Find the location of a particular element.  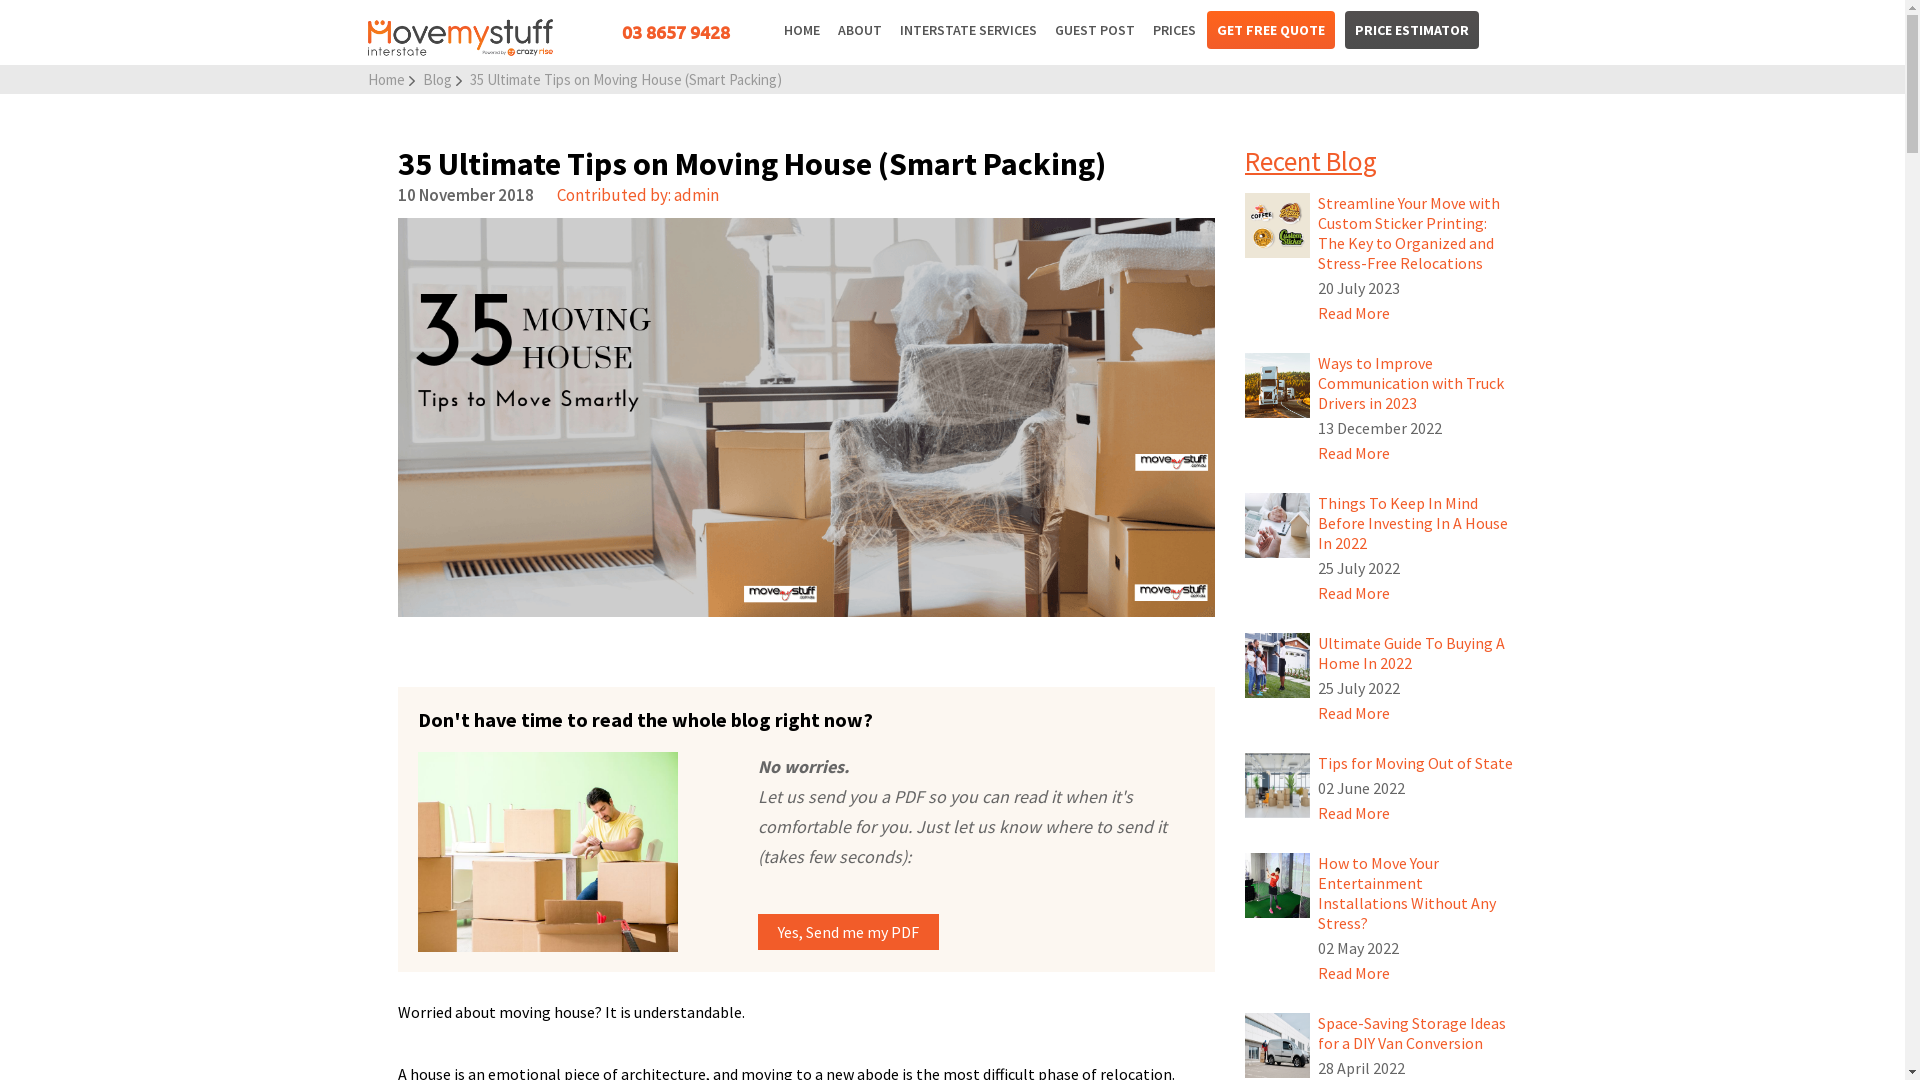

'03 8657 9428' is located at coordinates (676, 31).